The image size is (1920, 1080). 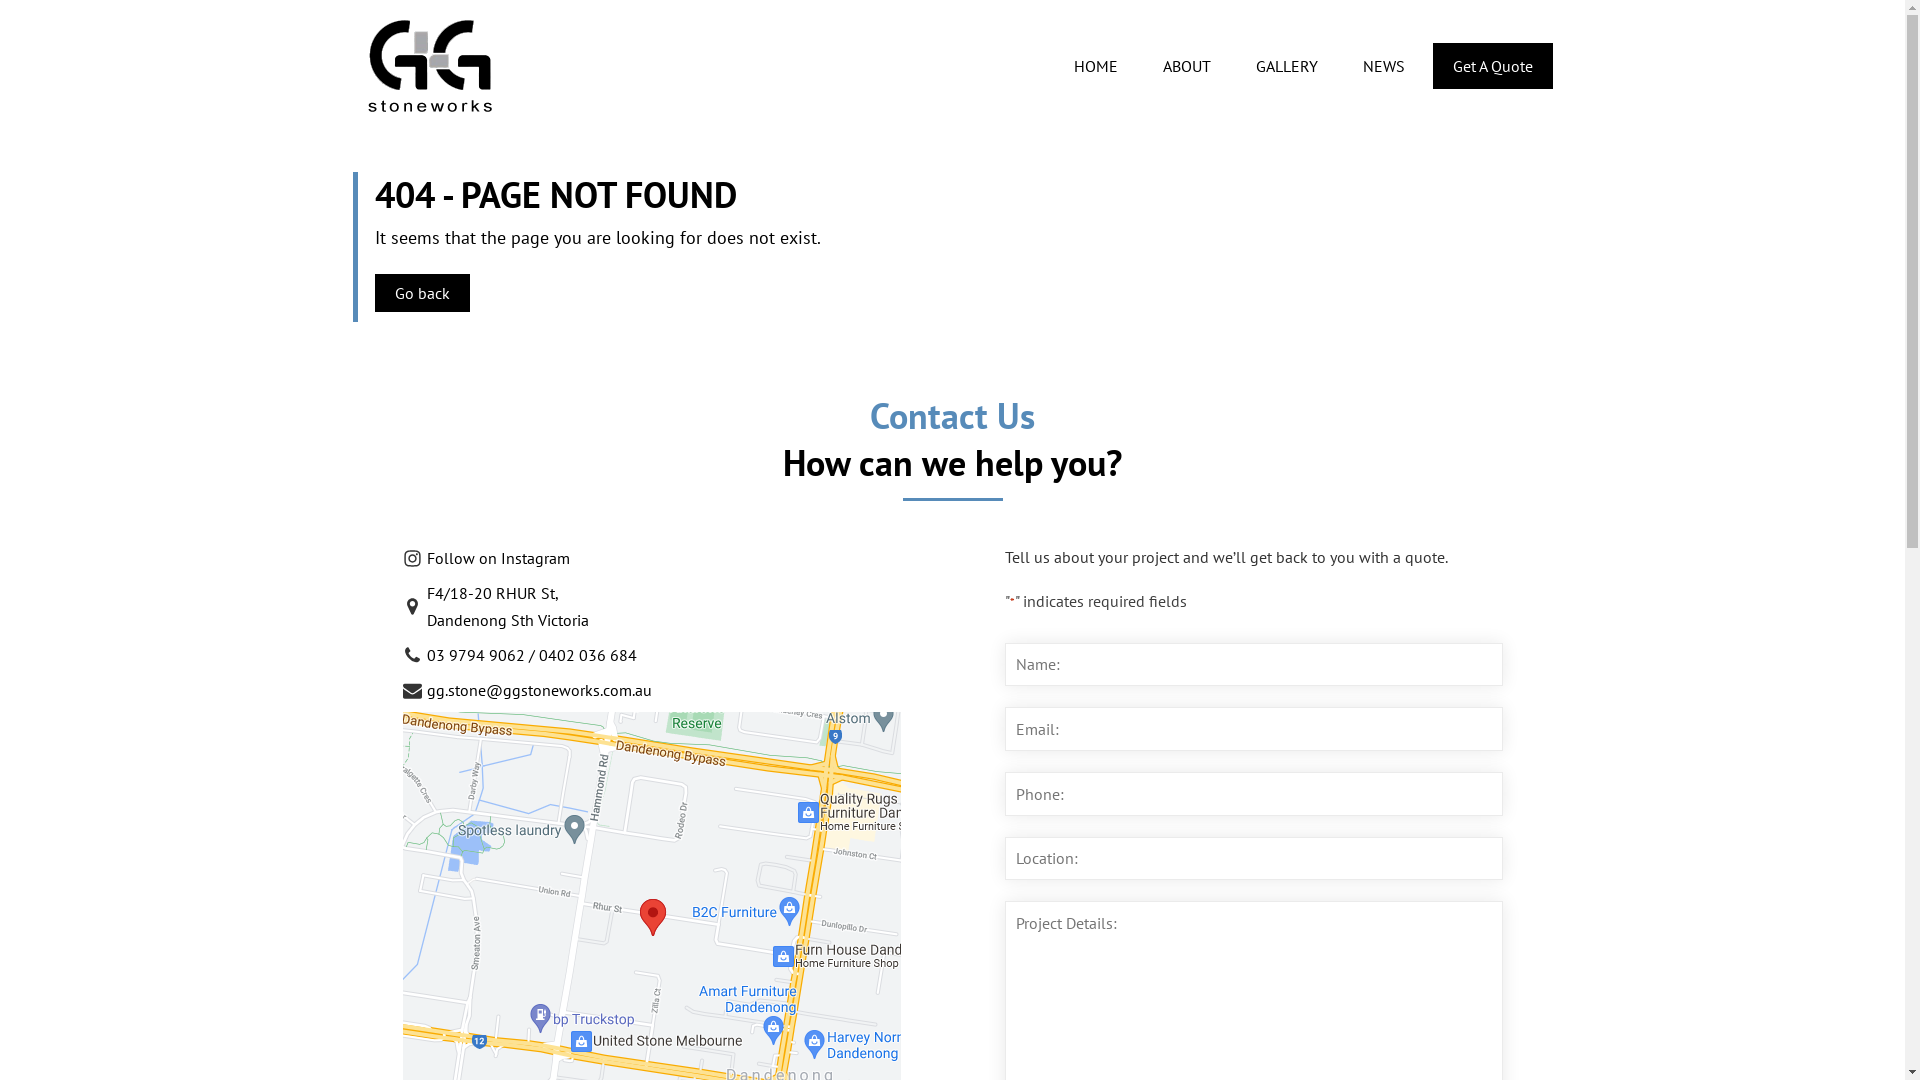 I want to click on 'gg.stone@ggstoneworks.com.au', so click(x=526, y=693).